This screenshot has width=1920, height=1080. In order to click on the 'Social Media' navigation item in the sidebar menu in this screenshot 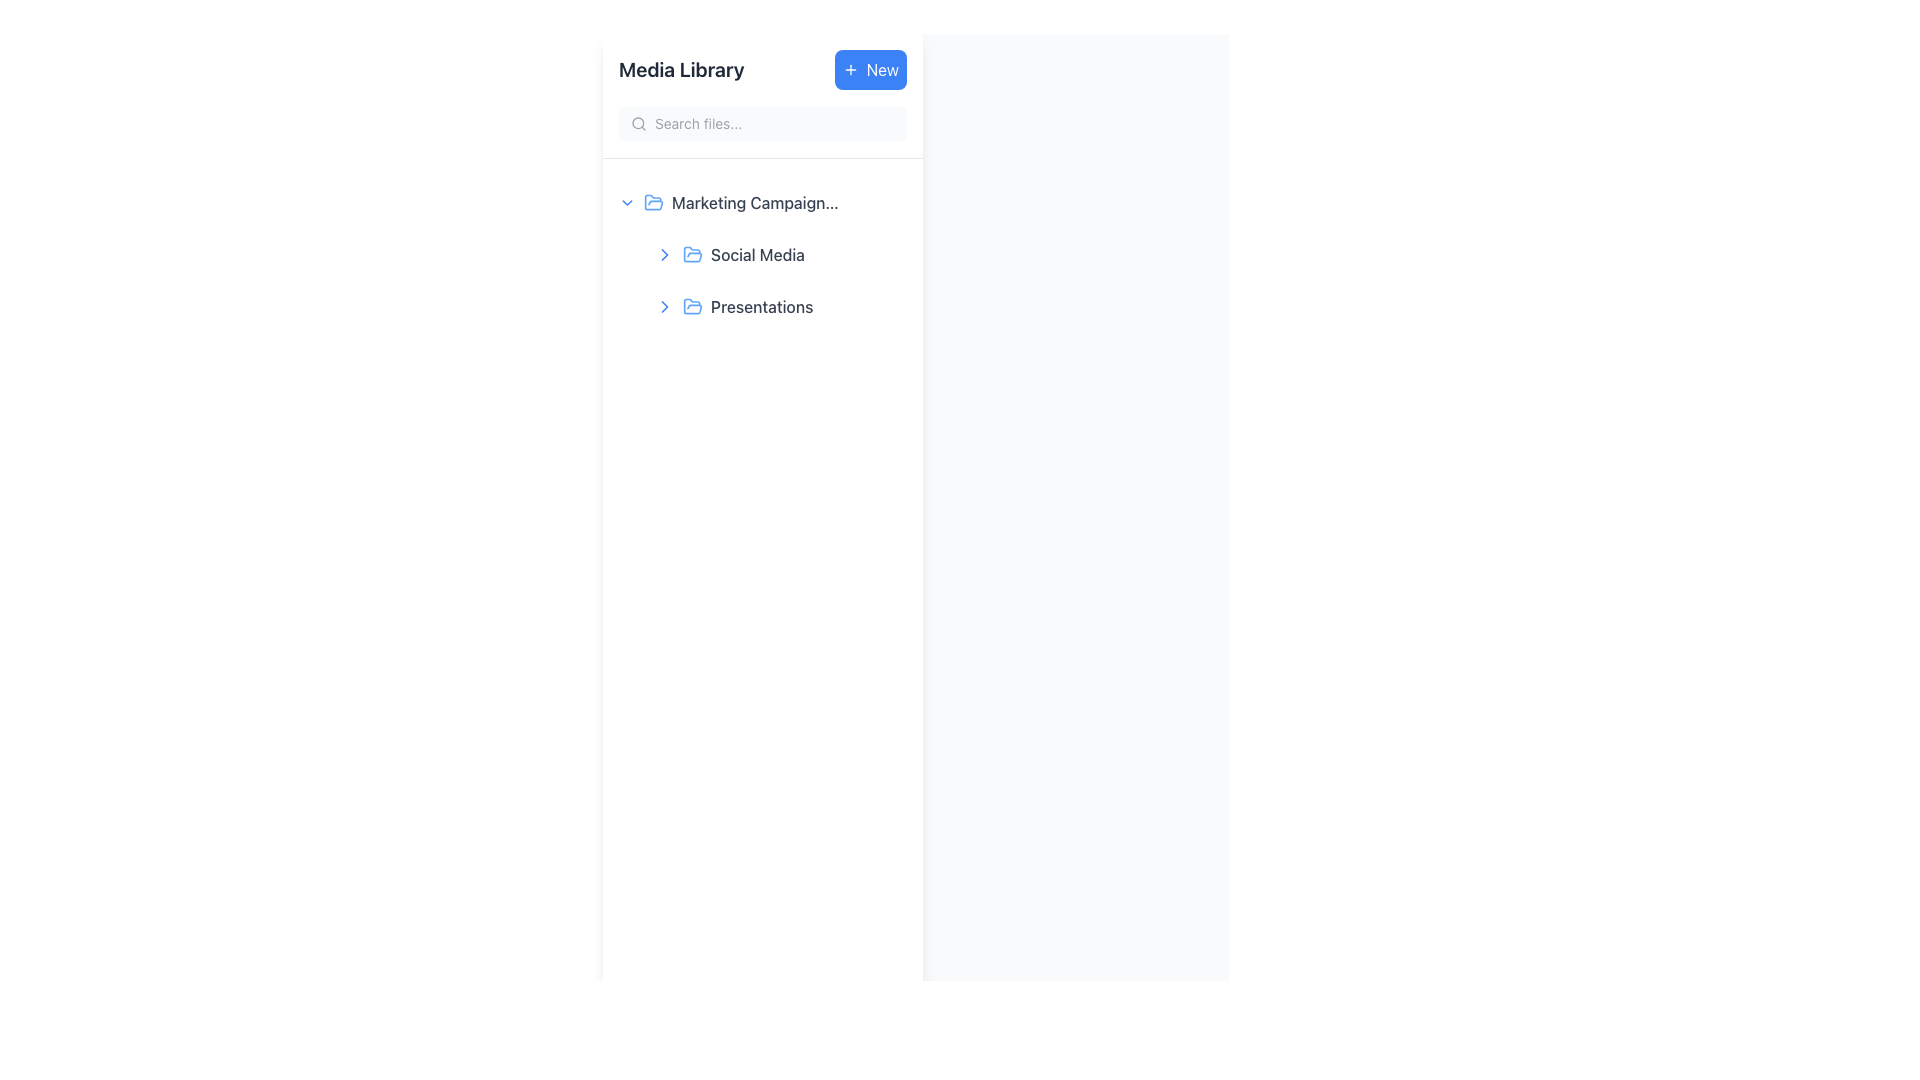, I will do `click(770, 253)`.